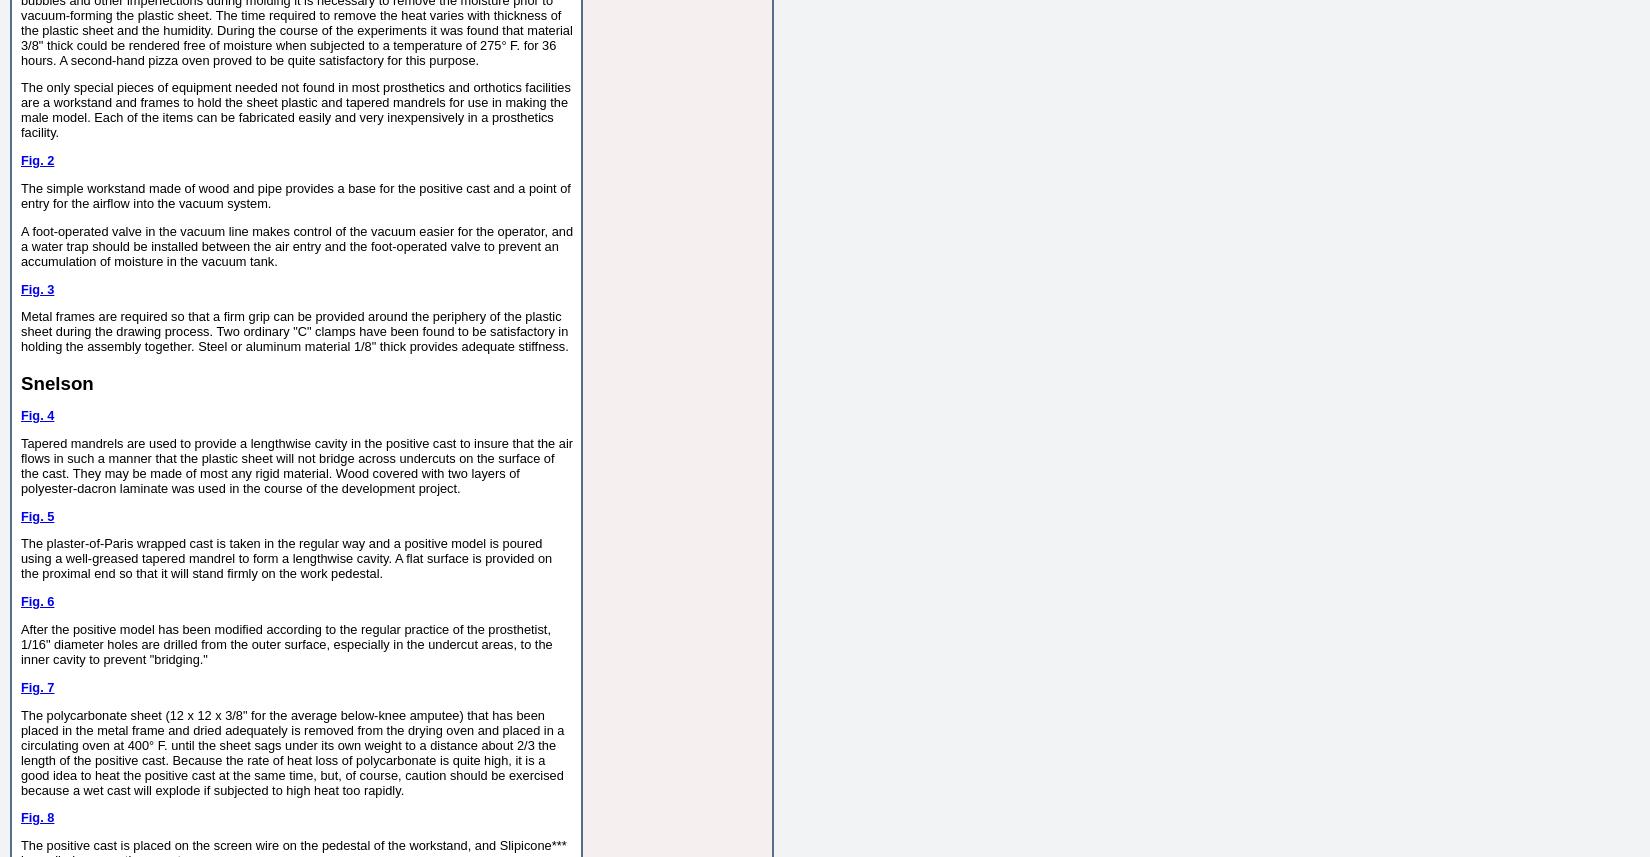 The image size is (1650, 857). What do you see at coordinates (37, 287) in the screenshot?
I see `'Fig. 3'` at bounding box center [37, 287].